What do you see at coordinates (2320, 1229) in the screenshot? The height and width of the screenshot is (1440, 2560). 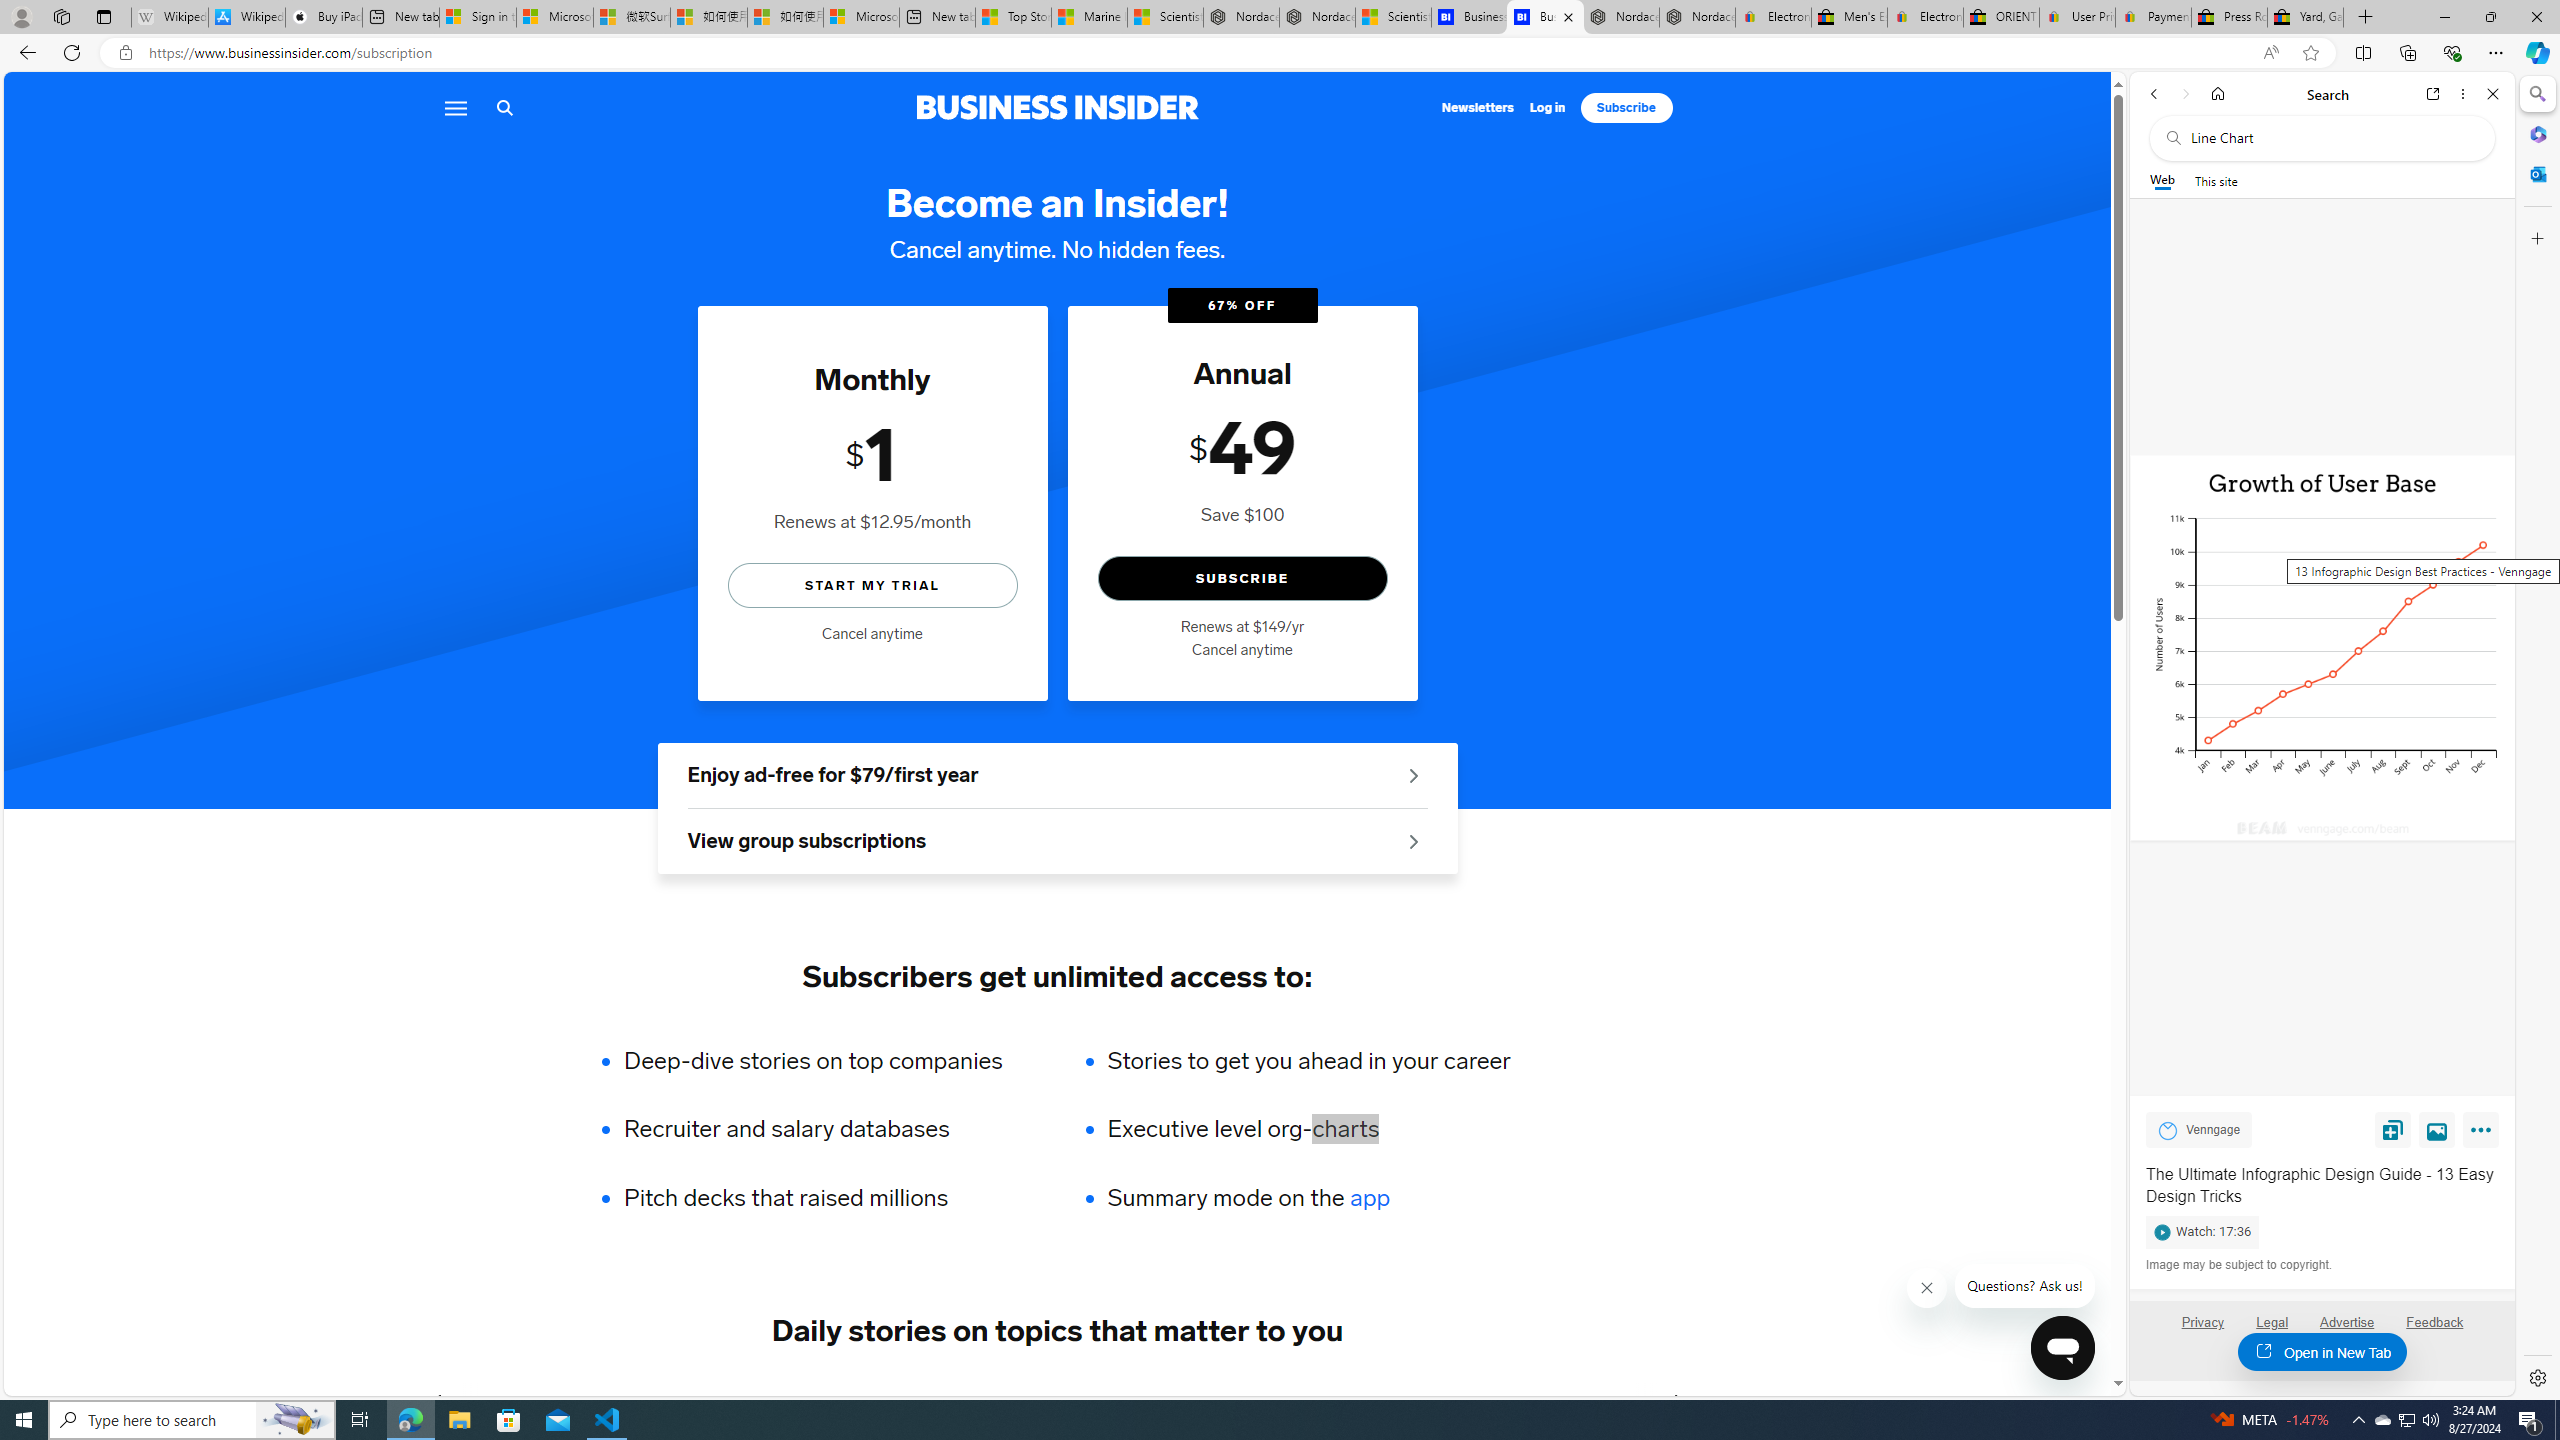 I see `'Watch: 17:36'` at bounding box center [2320, 1229].